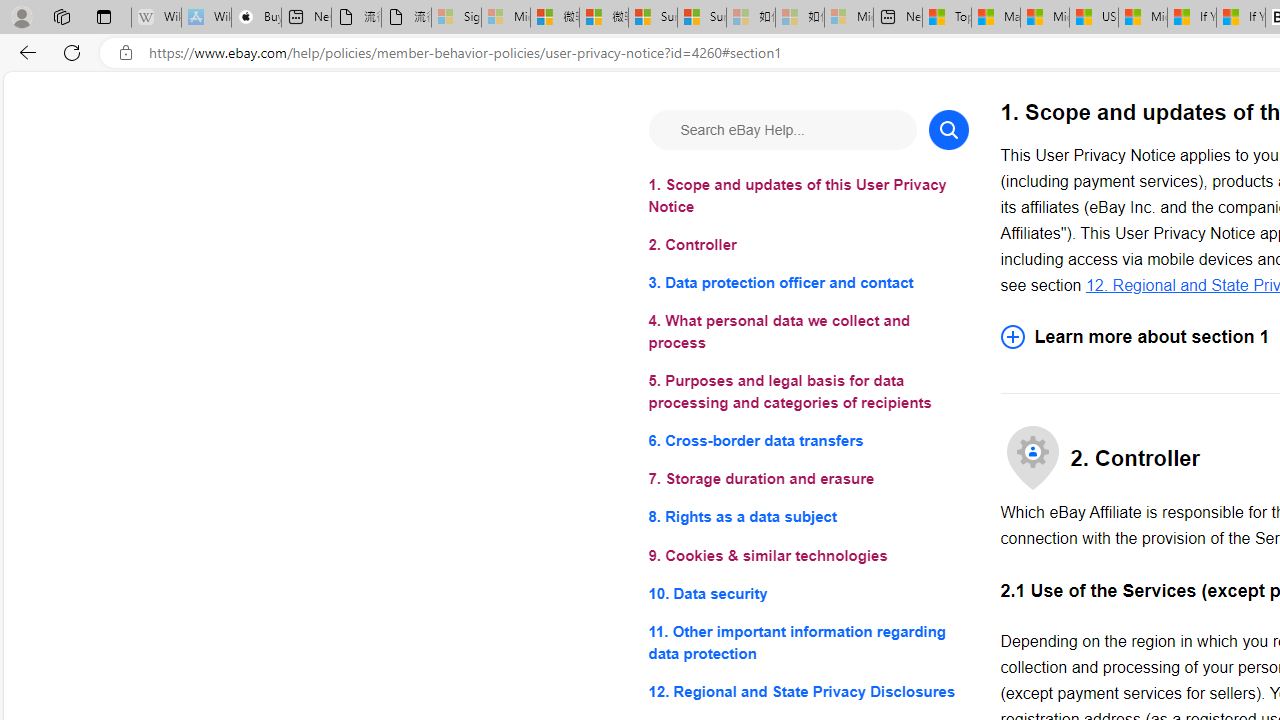 The height and width of the screenshot is (720, 1280). Describe the element at coordinates (808, 331) in the screenshot. I see `'4. What personal data we collect and process'` at that location.